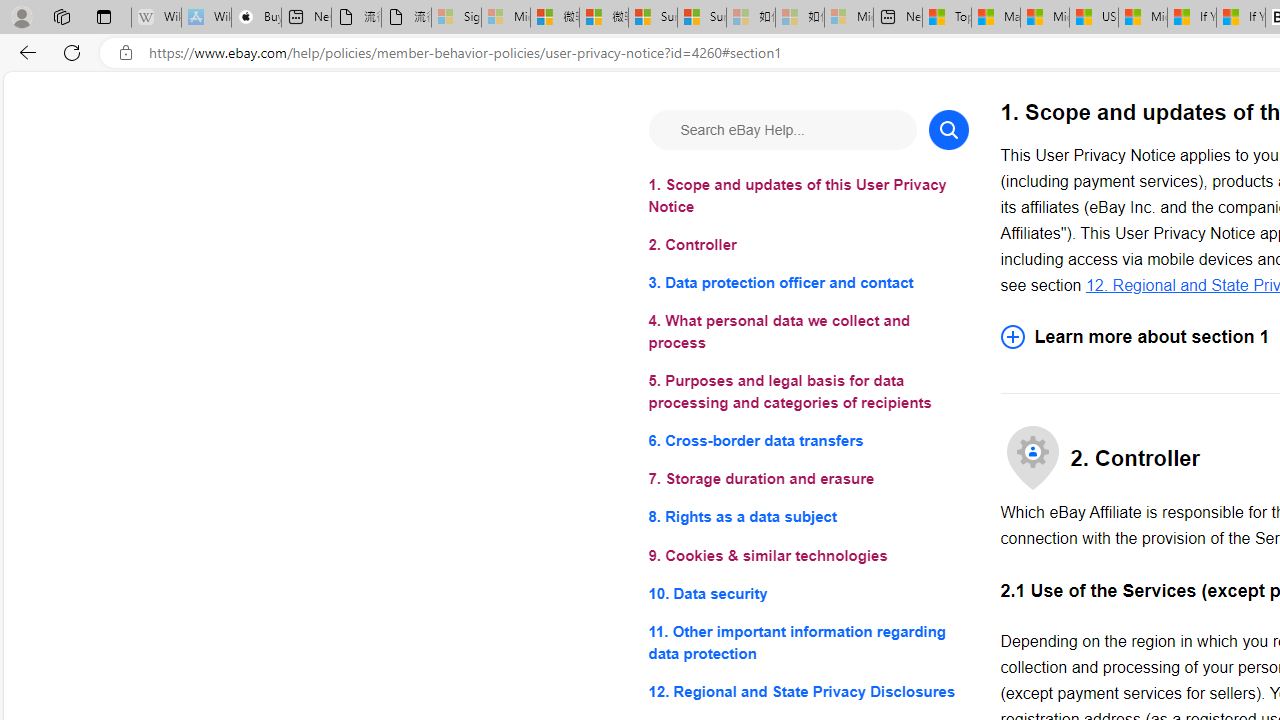 The height and width of the screenshot is (720, 1280). Describe the element at coordinates (808, 331) in the screenshot. I see `'4. What personal data we collect and process'` at that location.